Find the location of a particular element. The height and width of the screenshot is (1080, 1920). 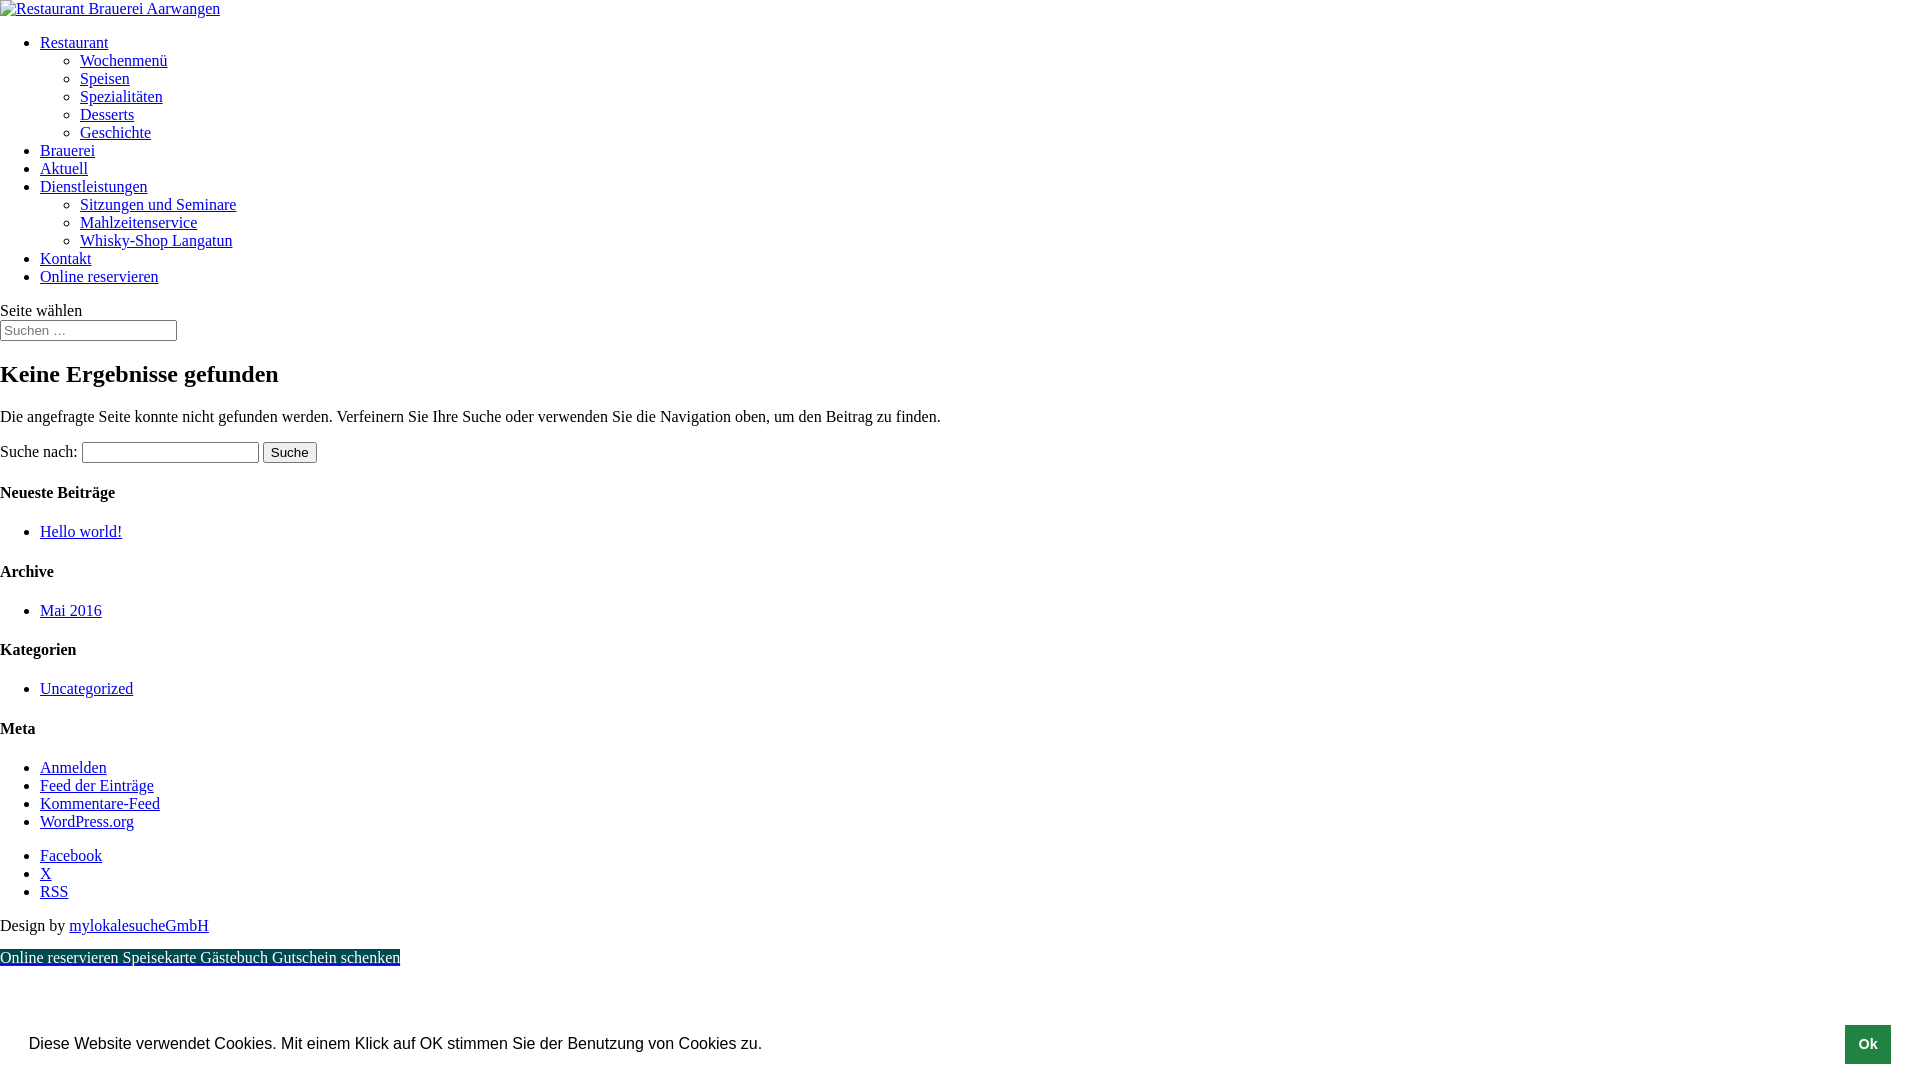

'WordPress.org' is located at coordinates (39, 821).